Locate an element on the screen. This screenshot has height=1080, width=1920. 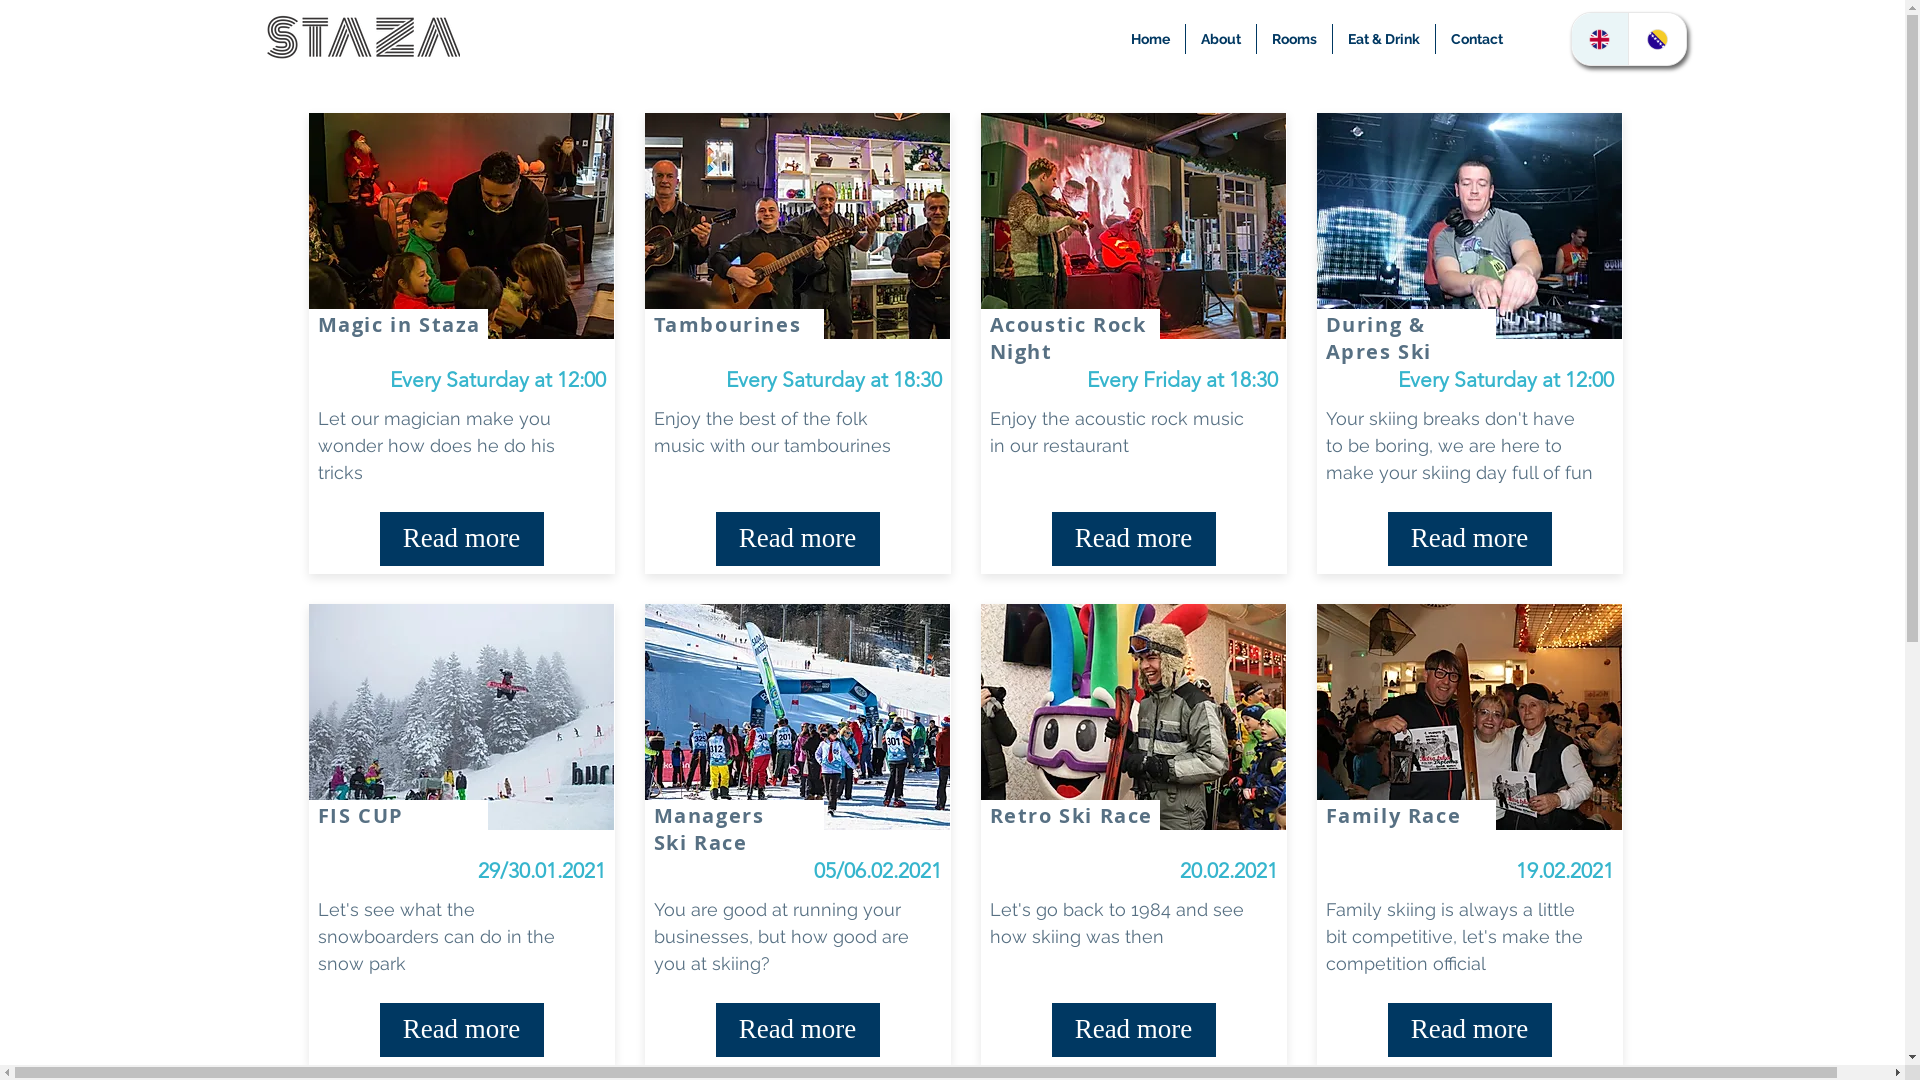
'Home' is located at coordinates (1150, 38).